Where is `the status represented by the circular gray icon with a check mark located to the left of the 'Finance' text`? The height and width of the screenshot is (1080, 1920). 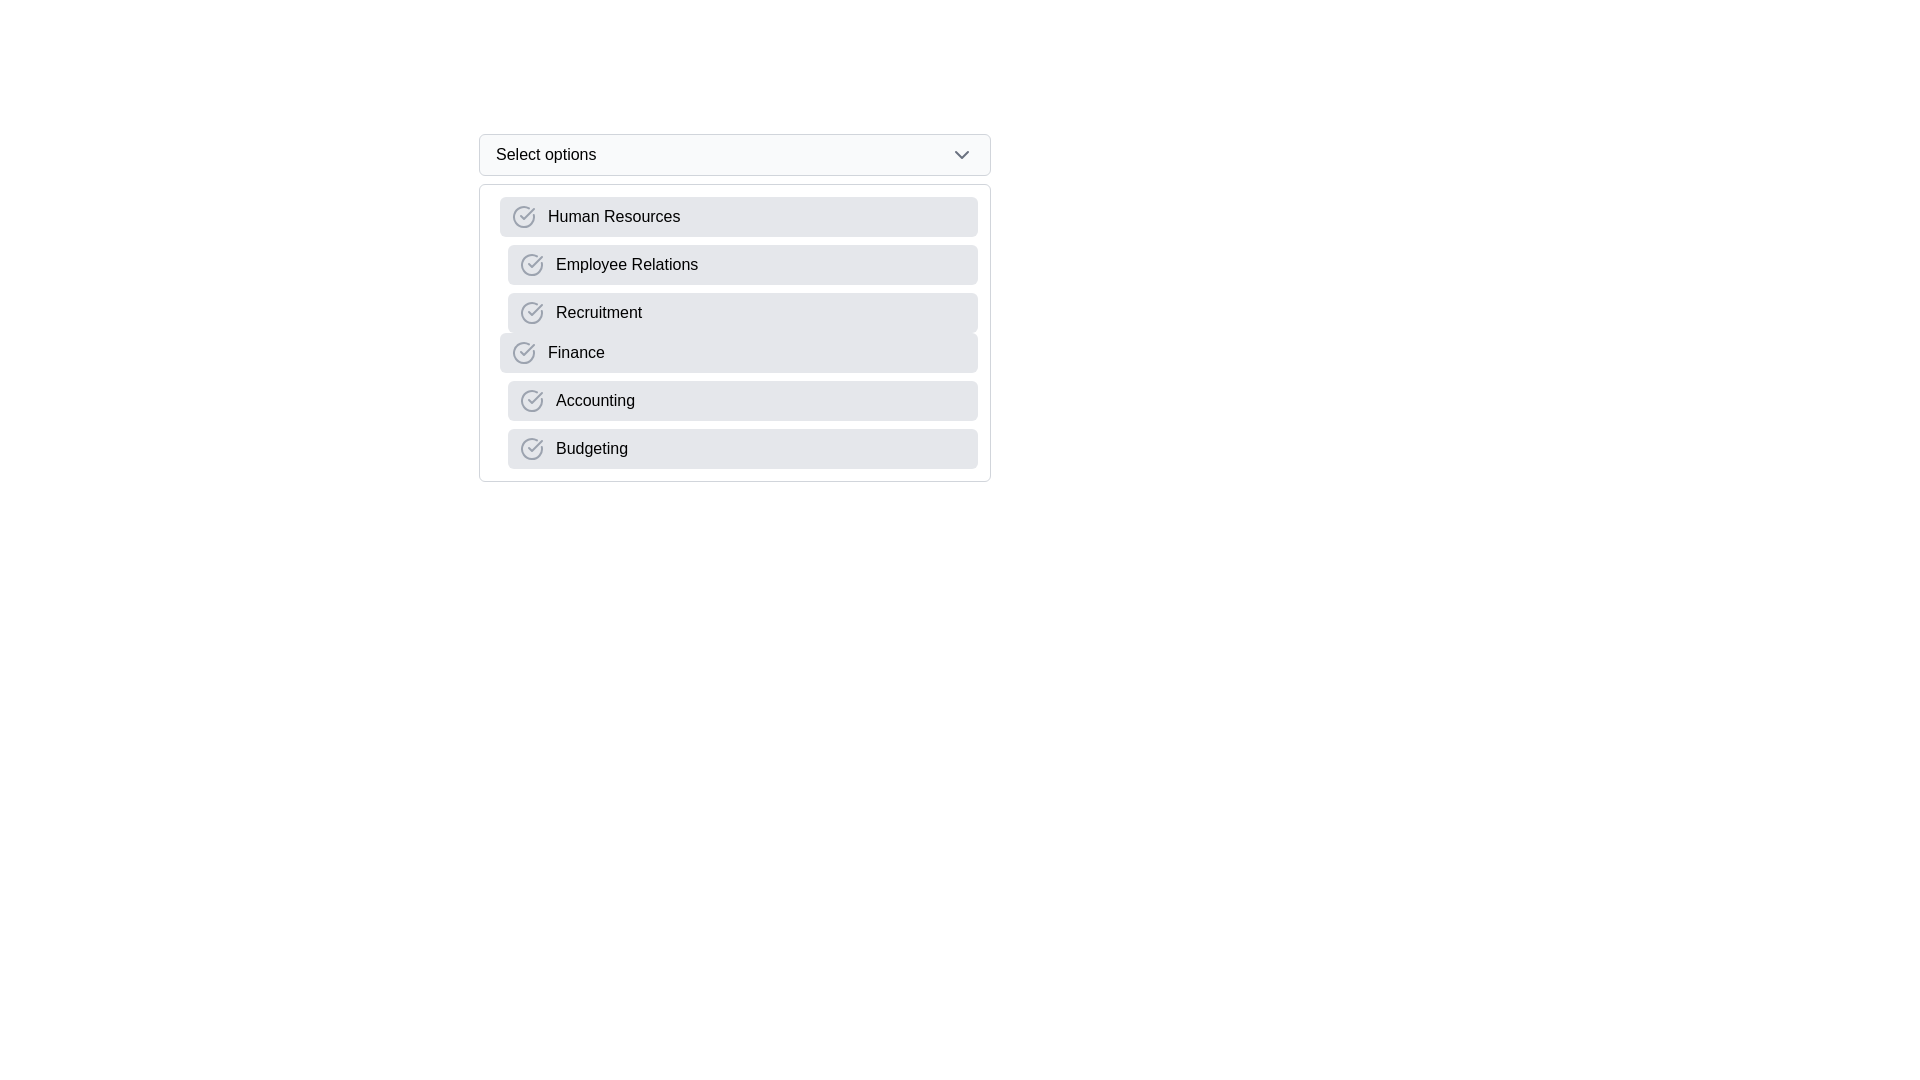 the status represented by the circular gray icon with a check mark located to the left of the 'Finance' text is located at coordinates (523, 352).